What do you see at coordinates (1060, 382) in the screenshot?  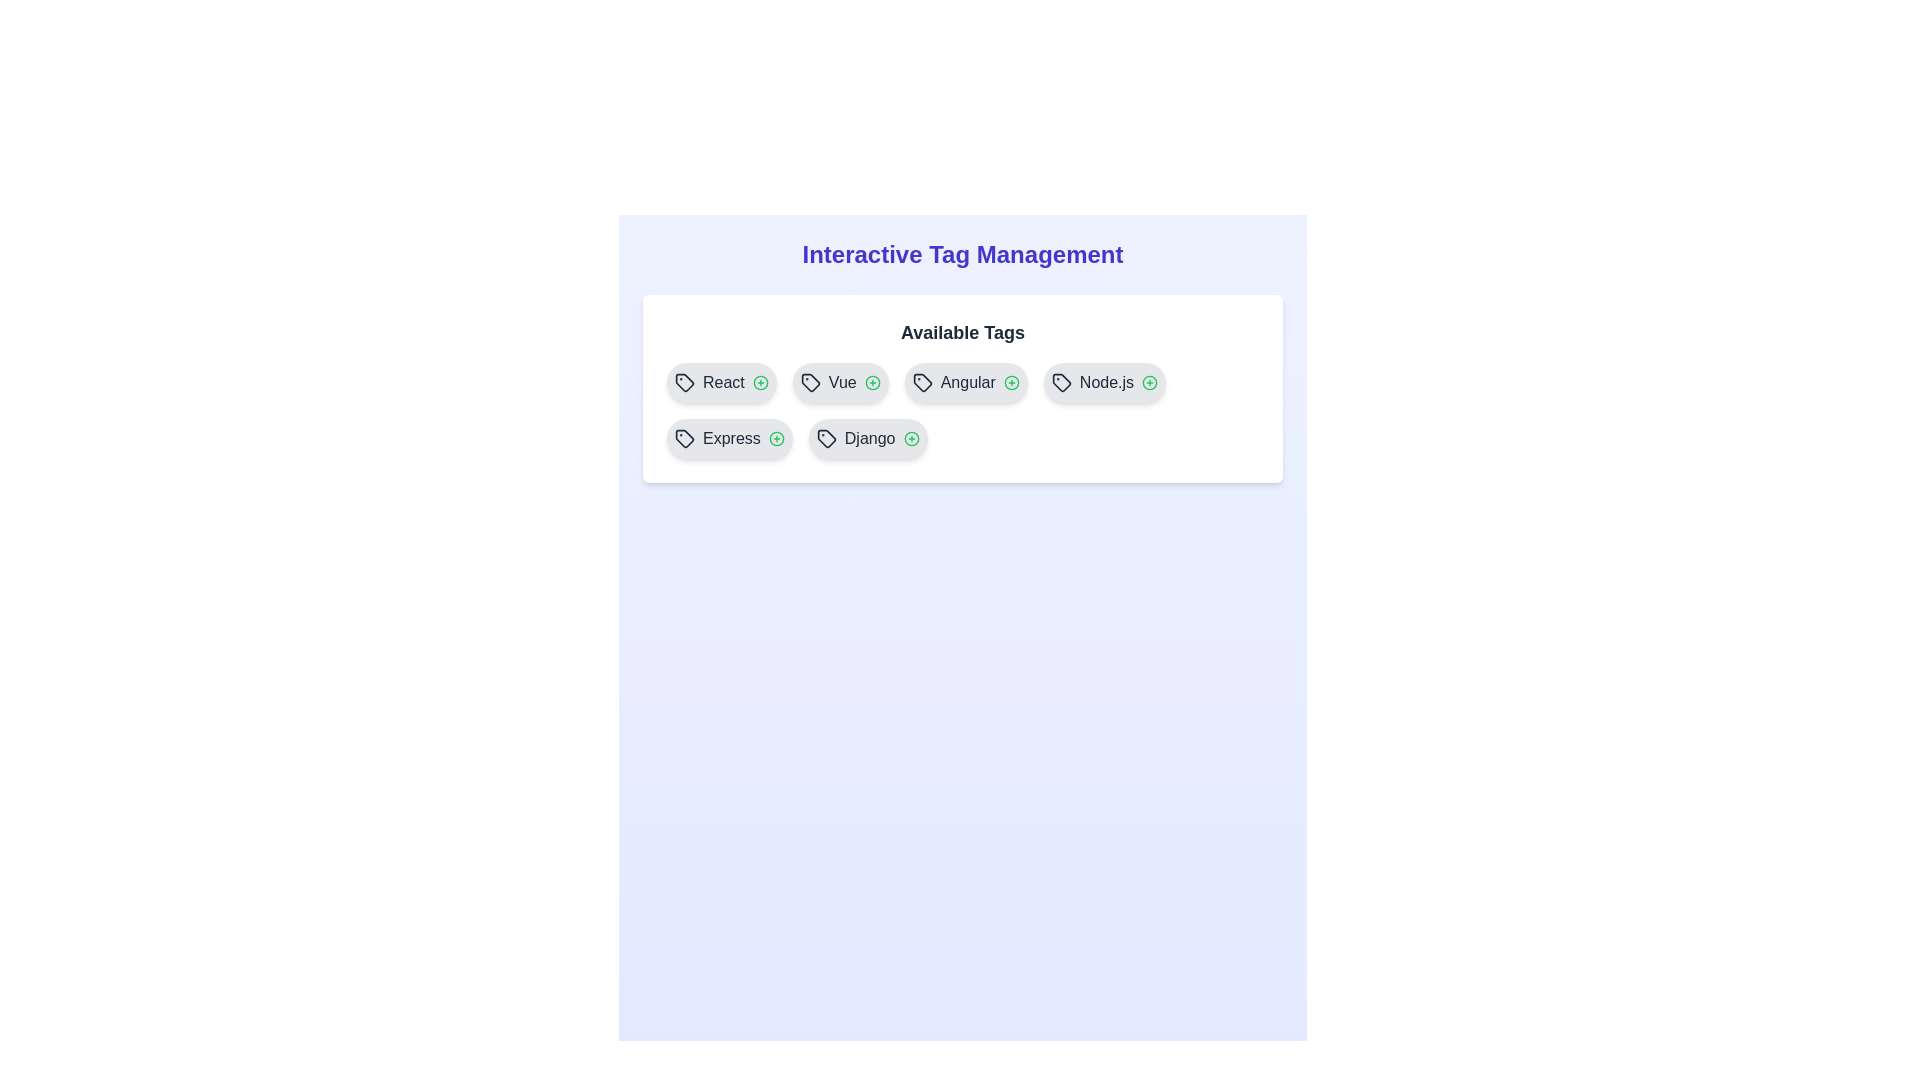 I see `the 'Node.js' tag icon located in the tag group, positioned between the 'Angular' tag and an action icon` at bounding box center [1060, 382].